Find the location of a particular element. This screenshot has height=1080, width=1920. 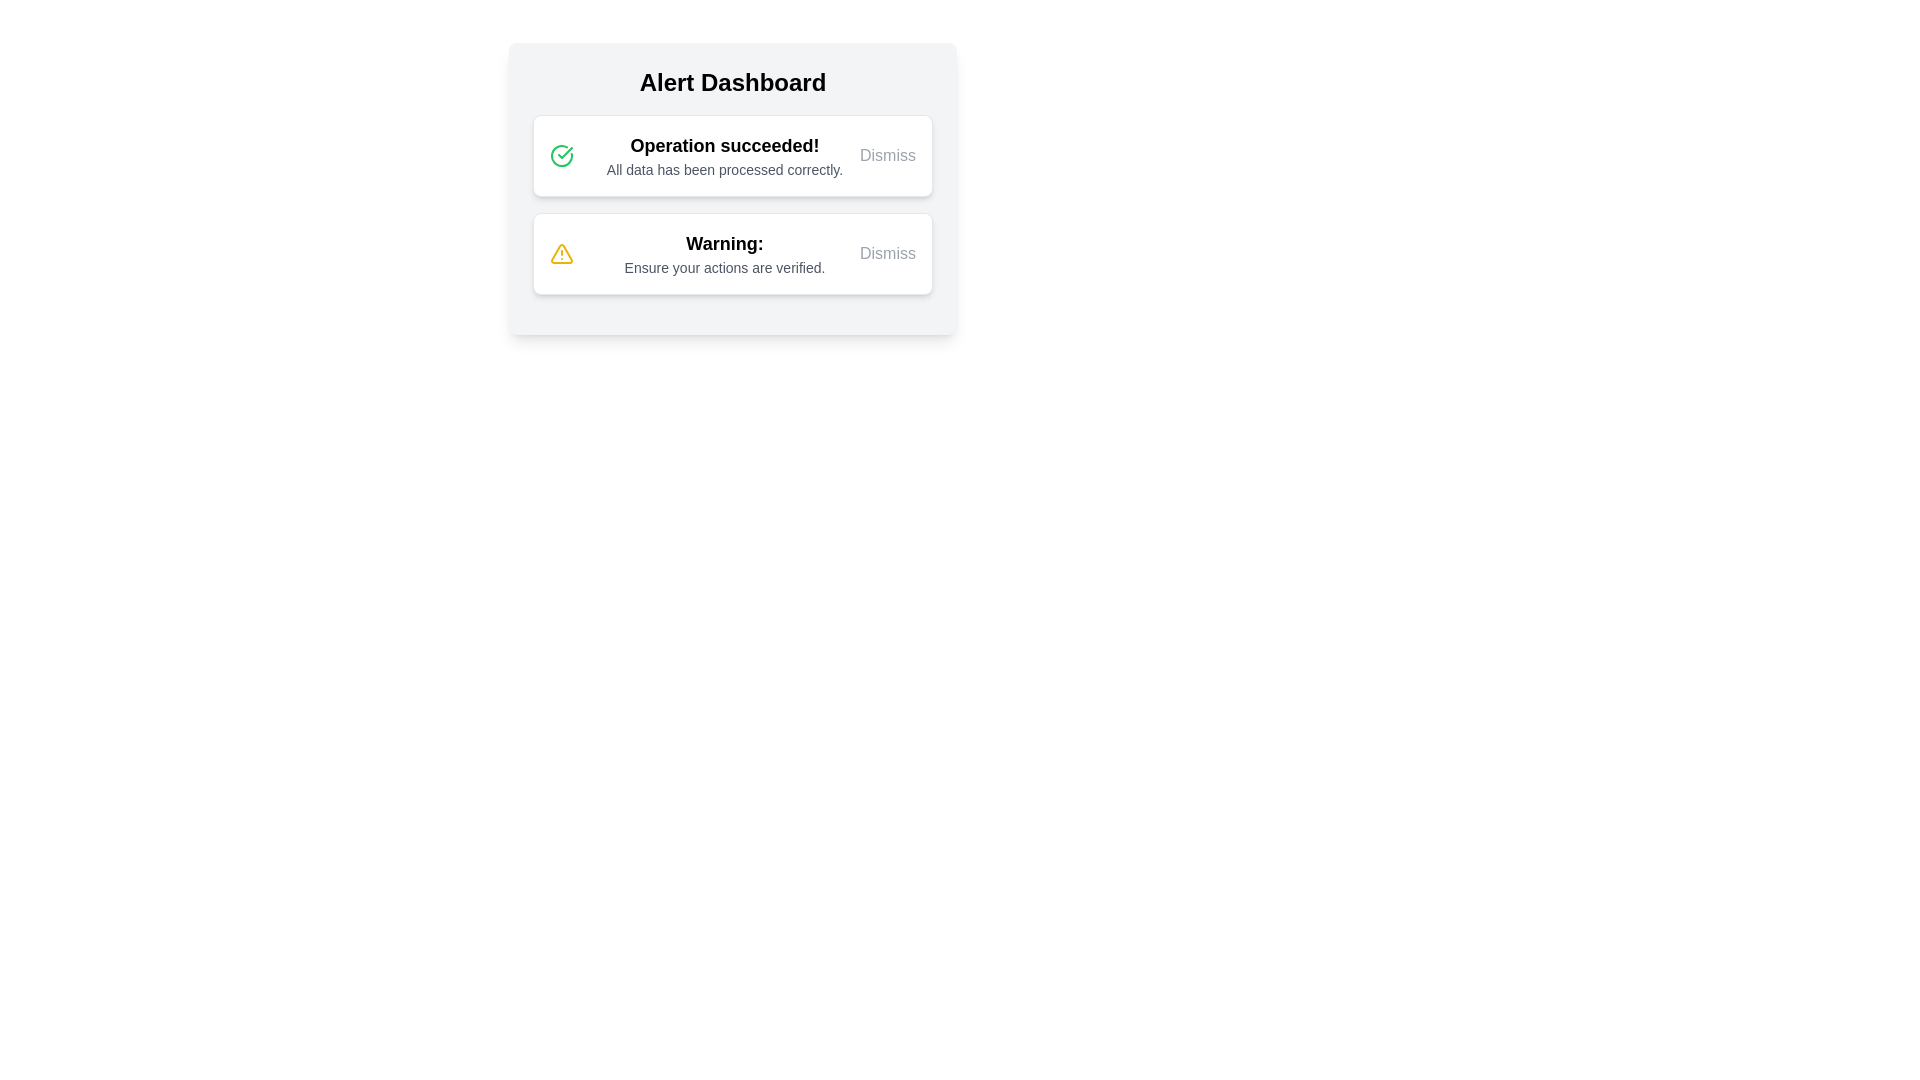

the 'Dismiss' button for the alert with message 'Operation succeeded!' is located at coordinates (887, 154).